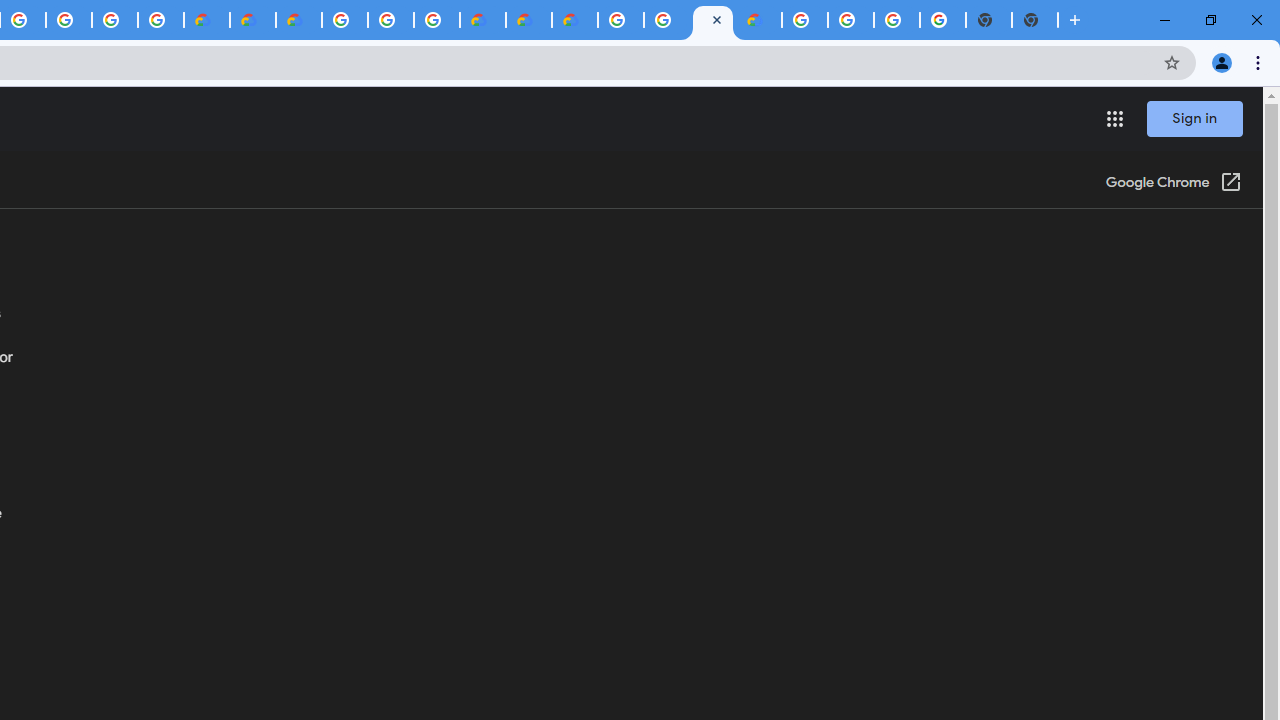 This screenshot has height=720, width=1280. Describe the element at coordinates (805, 20) in the screenshot. I see `'Google Cloud Platform'` at that location.